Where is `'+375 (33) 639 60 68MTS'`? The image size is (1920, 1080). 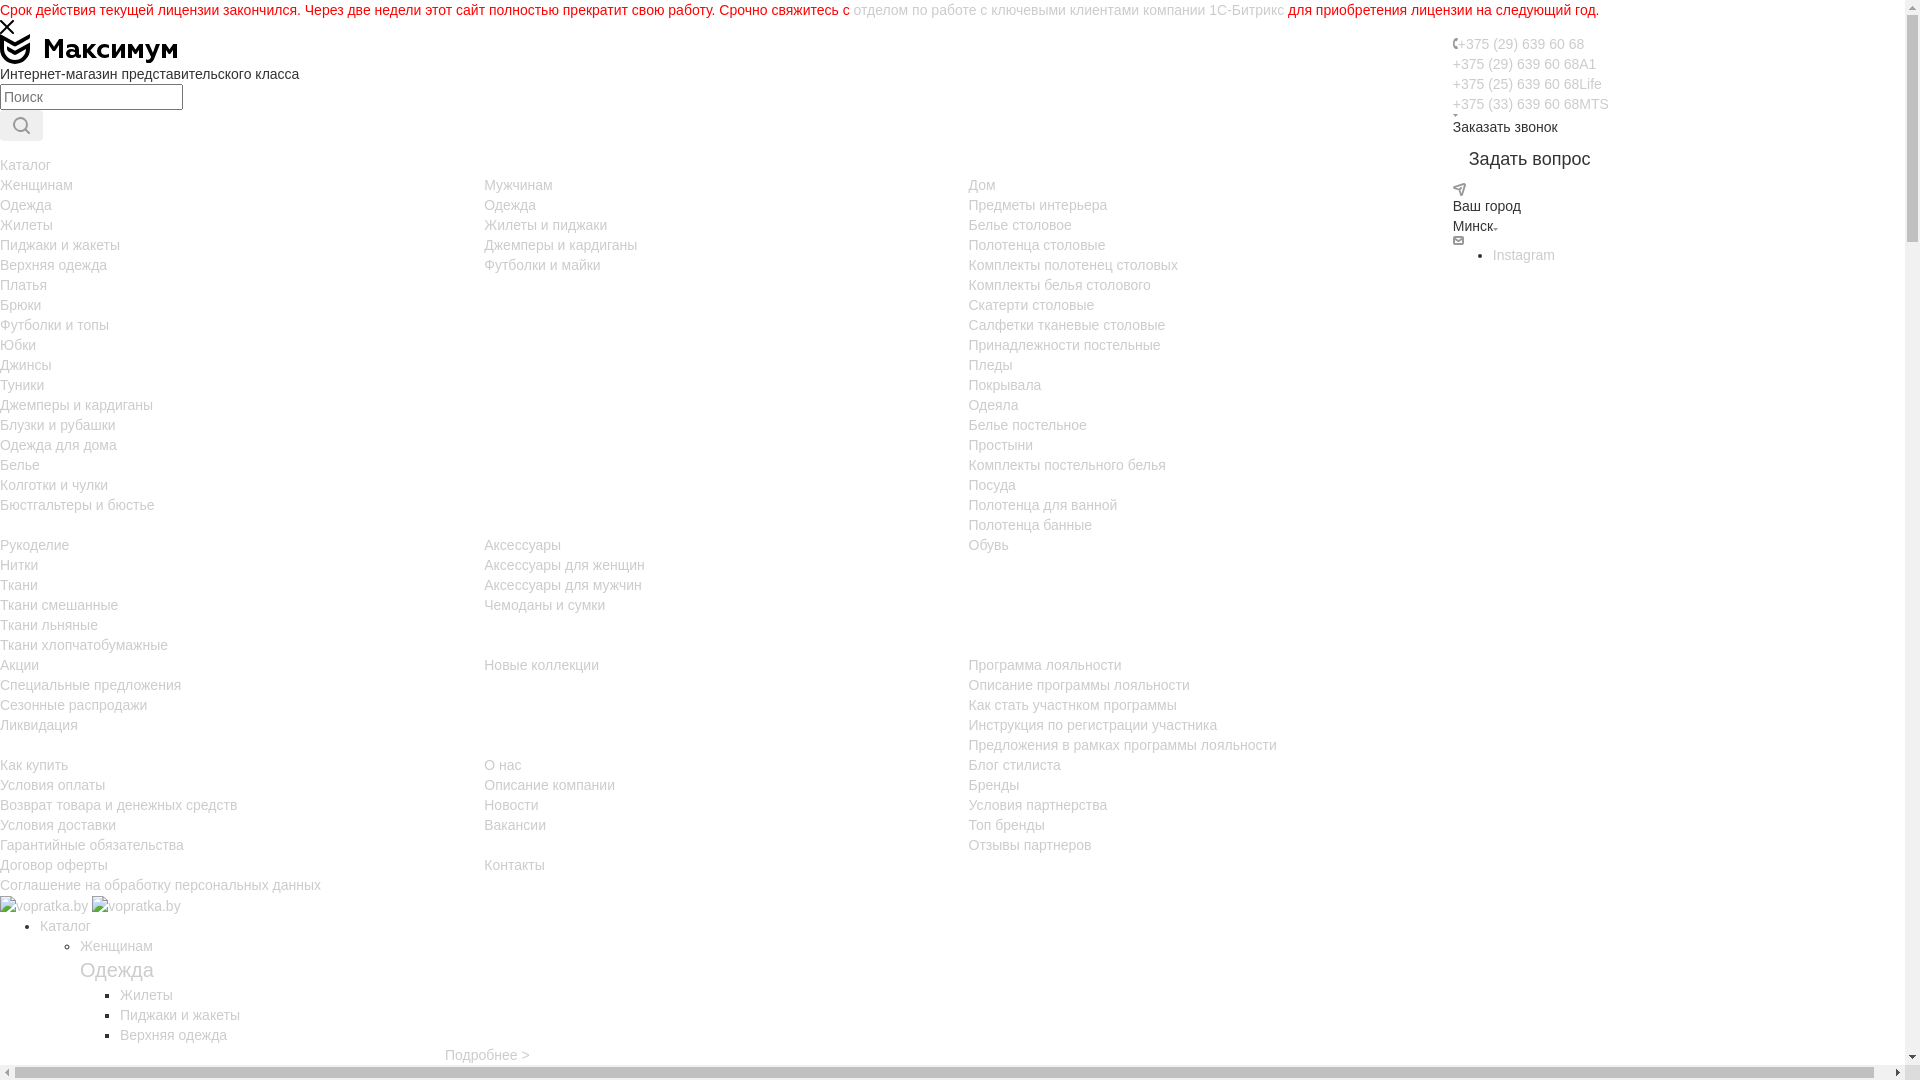
'+375 (33) 639 60 68MTS' is located at coordinates (1453, 104).